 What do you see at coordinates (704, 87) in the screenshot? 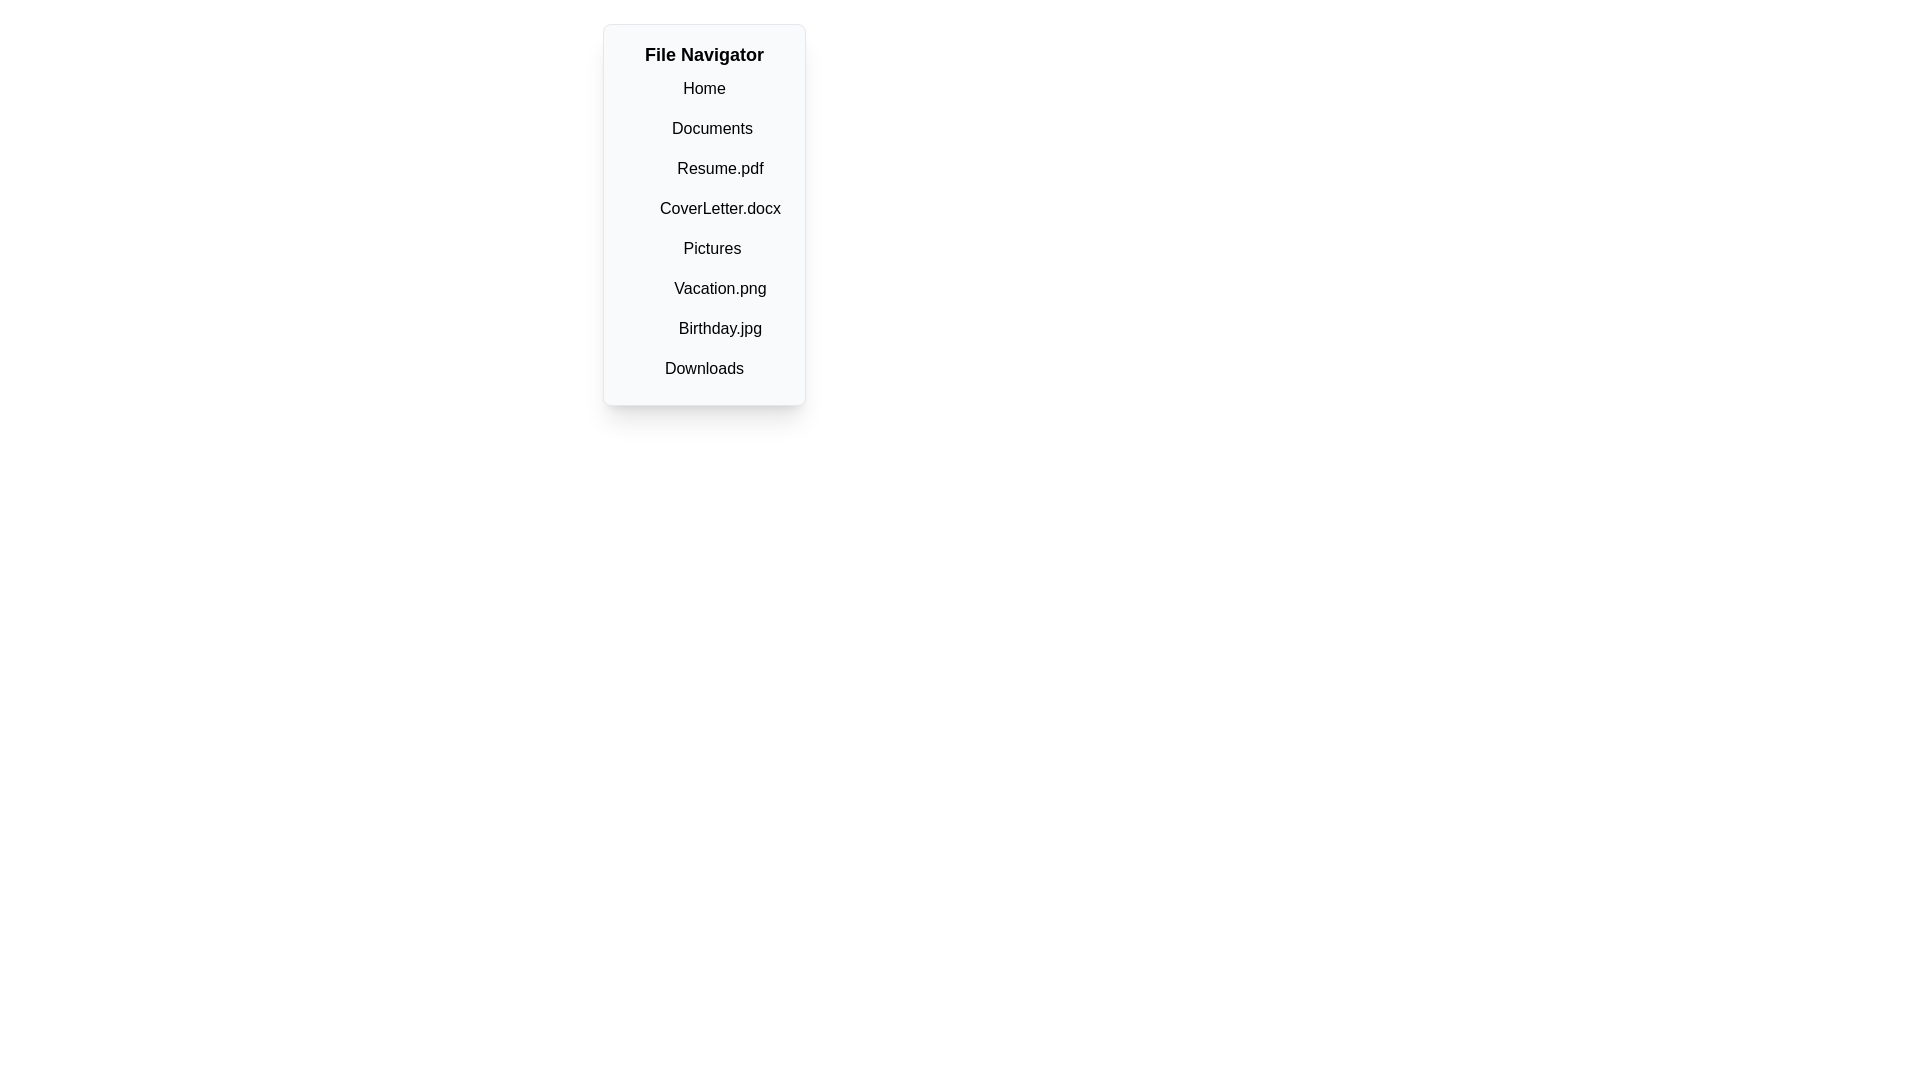
I see `the 'Home' text label, which is styled in black sans-serif font and positioned directly under the 'File Navigator' heading` at bounding box center [704, 87].